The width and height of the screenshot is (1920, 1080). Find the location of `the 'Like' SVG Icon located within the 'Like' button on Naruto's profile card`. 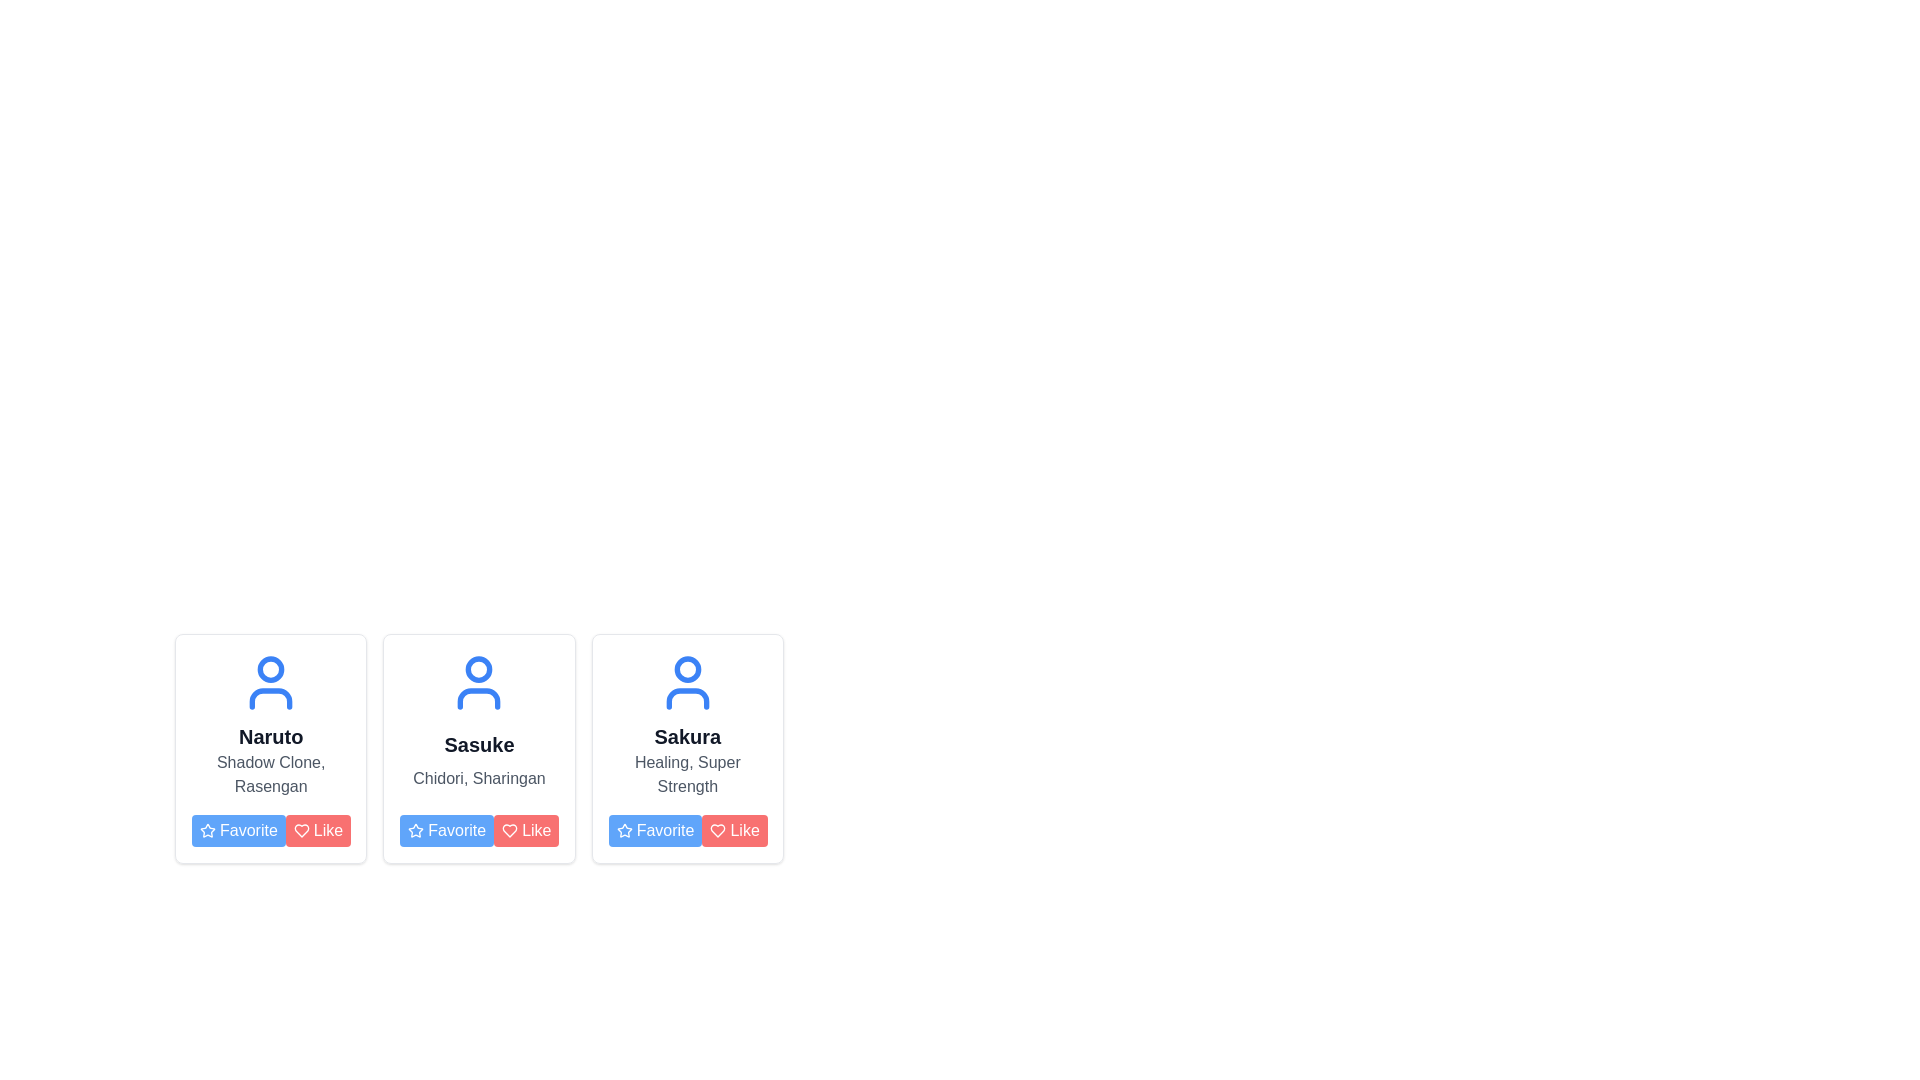

the 'Like' SVG Icon located within the 'Like' button on Naruto's profile card is located at coordinates (300, 830).